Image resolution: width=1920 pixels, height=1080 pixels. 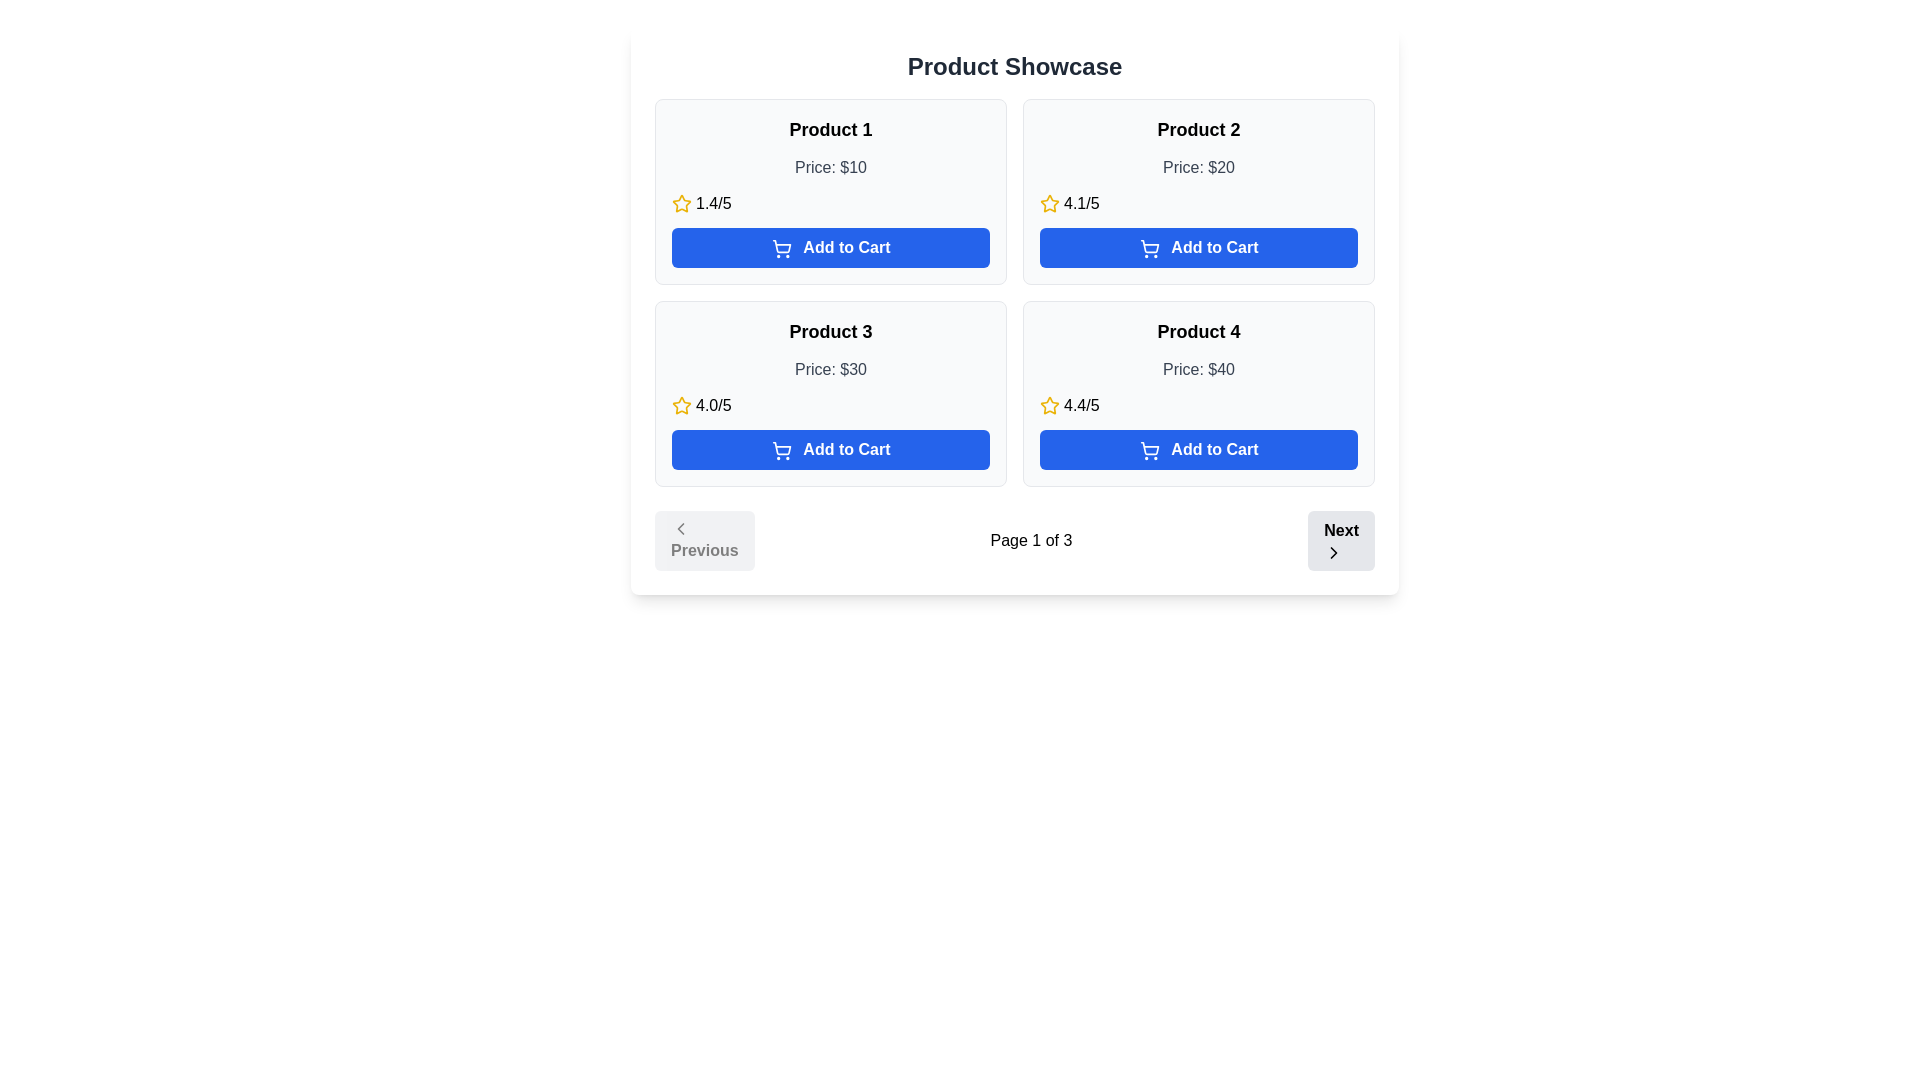 I want to click on the blue 'Add to Cart' button which contains the shopping cart icon, located under the 'Product 2' card in the second column of the product grid, so click(x=1149, y=247).